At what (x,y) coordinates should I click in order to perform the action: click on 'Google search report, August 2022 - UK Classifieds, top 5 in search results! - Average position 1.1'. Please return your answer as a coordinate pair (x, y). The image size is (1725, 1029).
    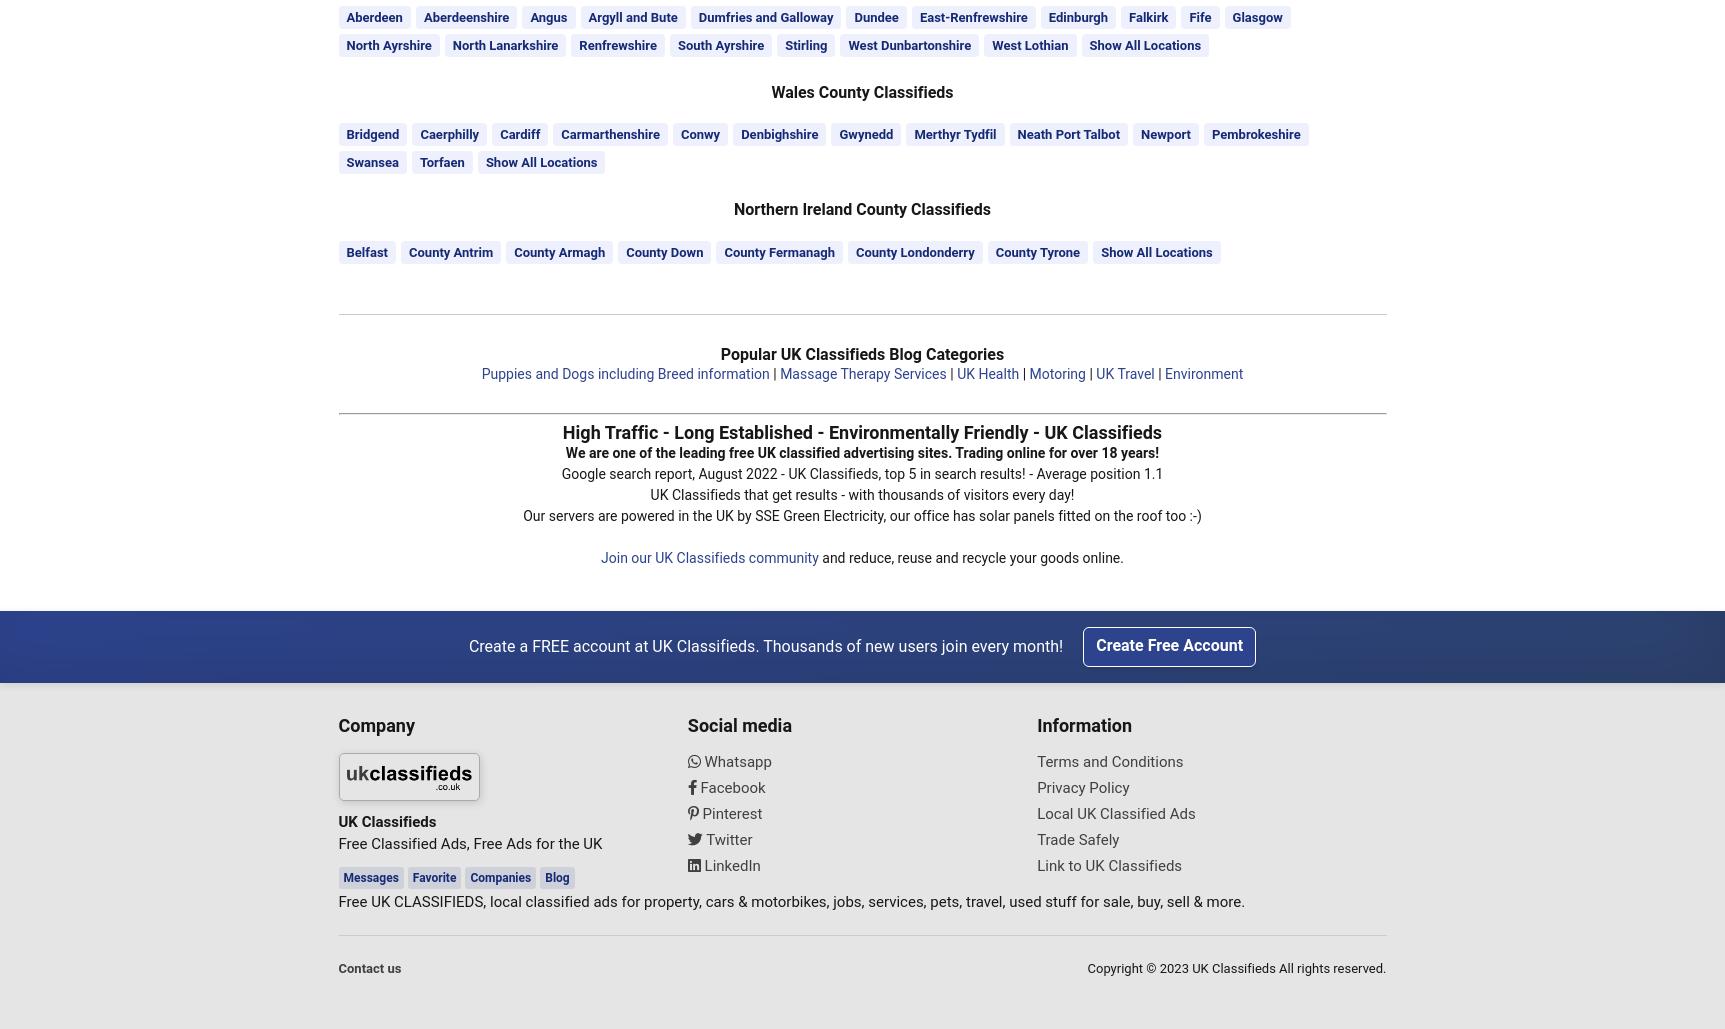
    Looking at the image, I should click on (559, 472).